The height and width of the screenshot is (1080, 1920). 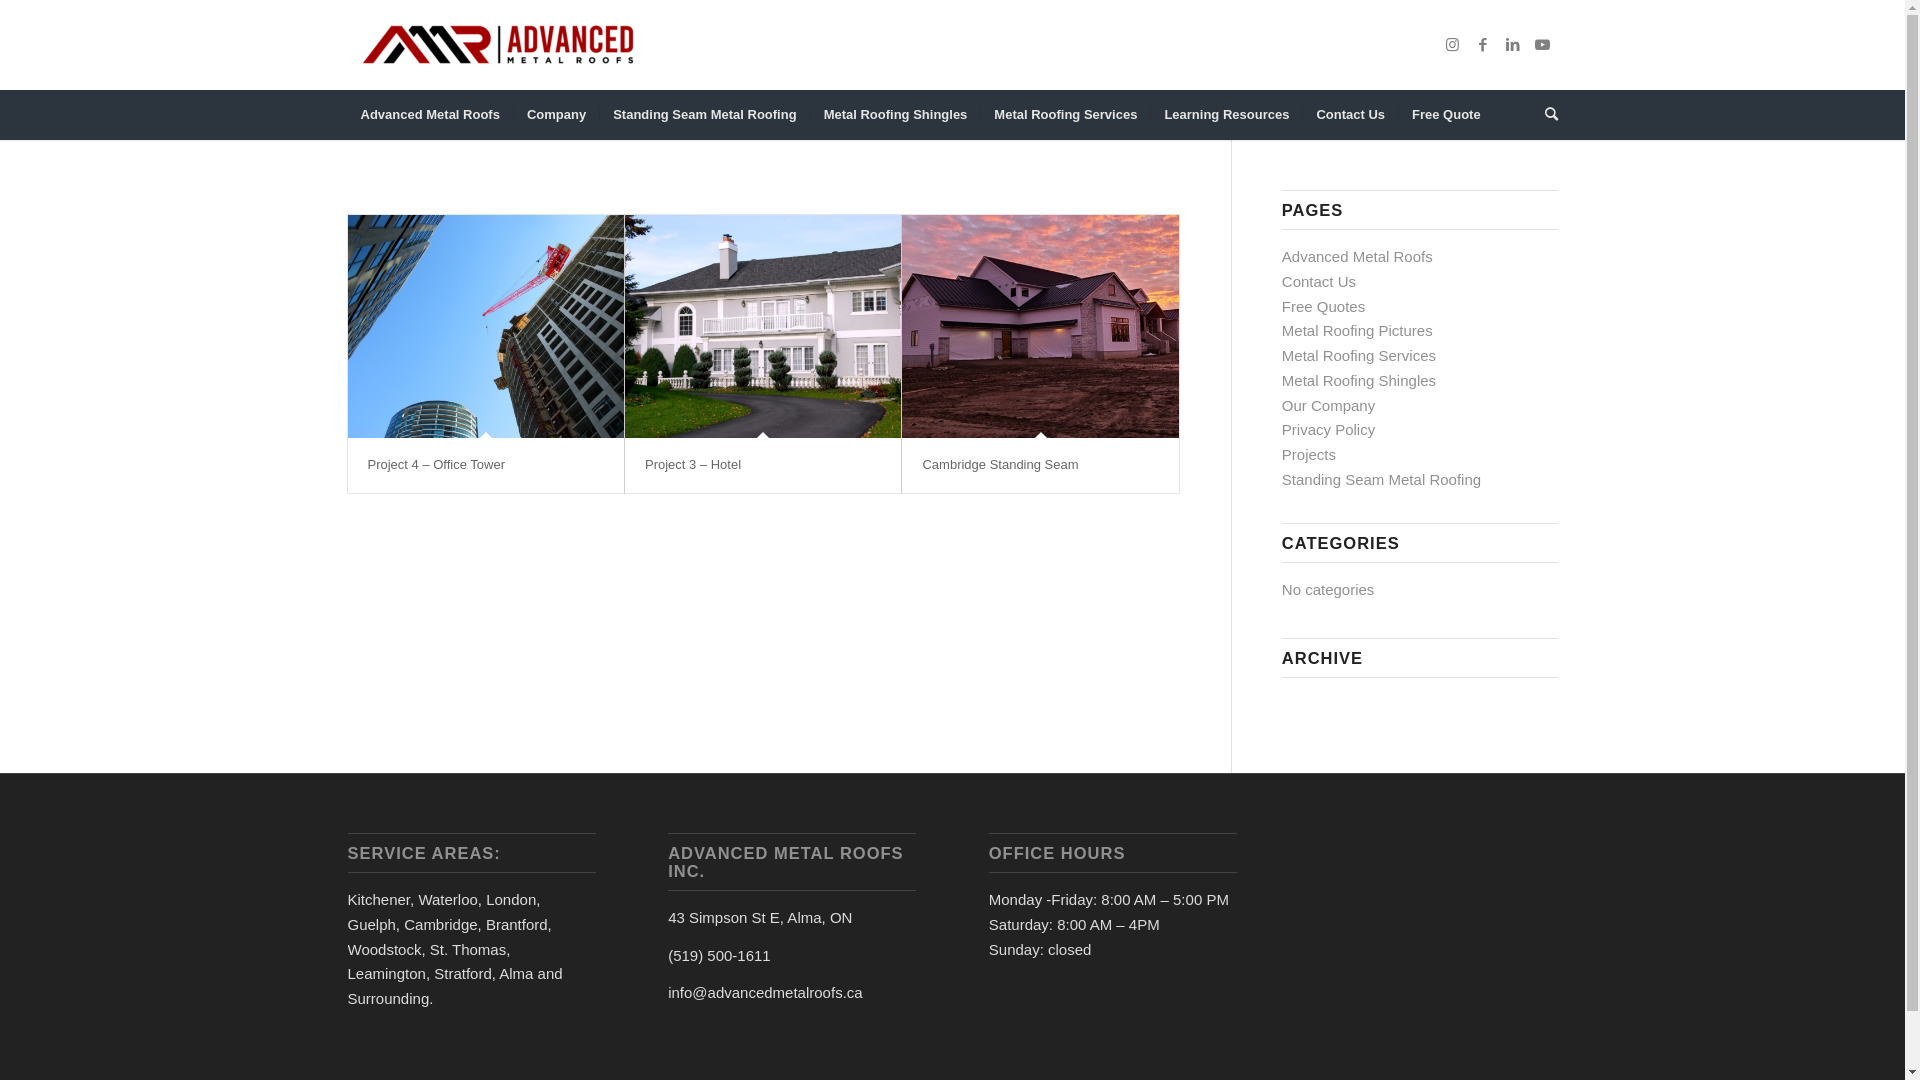 What do you see at coordinates (1358, 380) in the screenshot?
I see `'Metal Roofing Shingles'` at bounding box center [1358, 380].